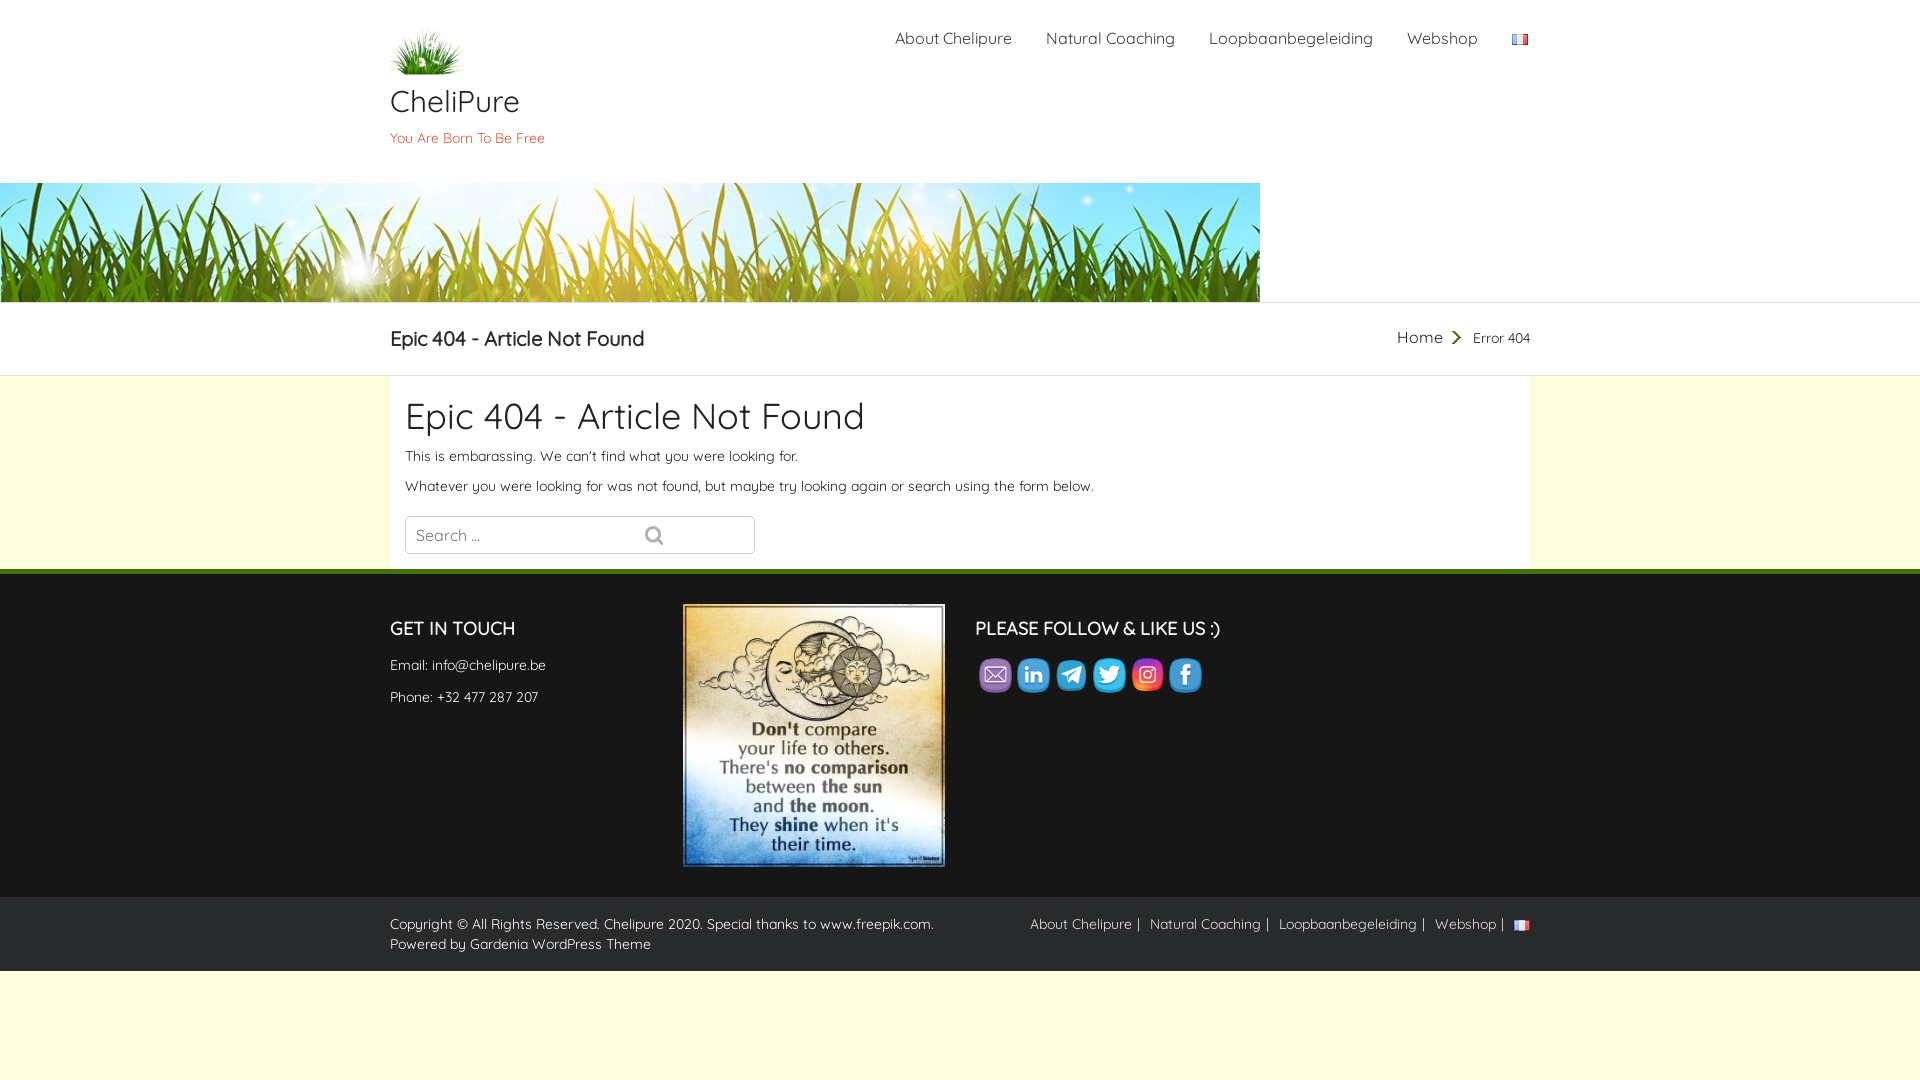  What do you see at coordinates (1185, 675) in the screenshot?
I see `'Facebook'` at bounding box center [1185, 675].